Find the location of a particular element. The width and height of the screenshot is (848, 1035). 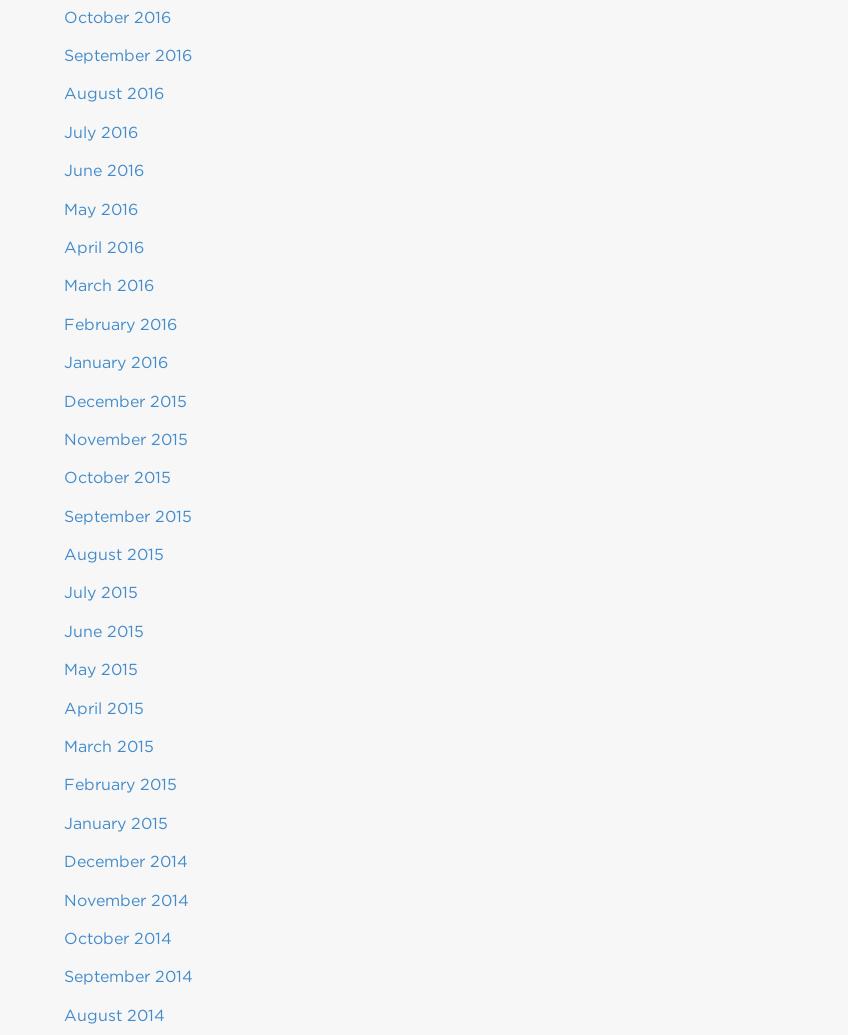

'August 2015' is located at coordinates (112, 553).